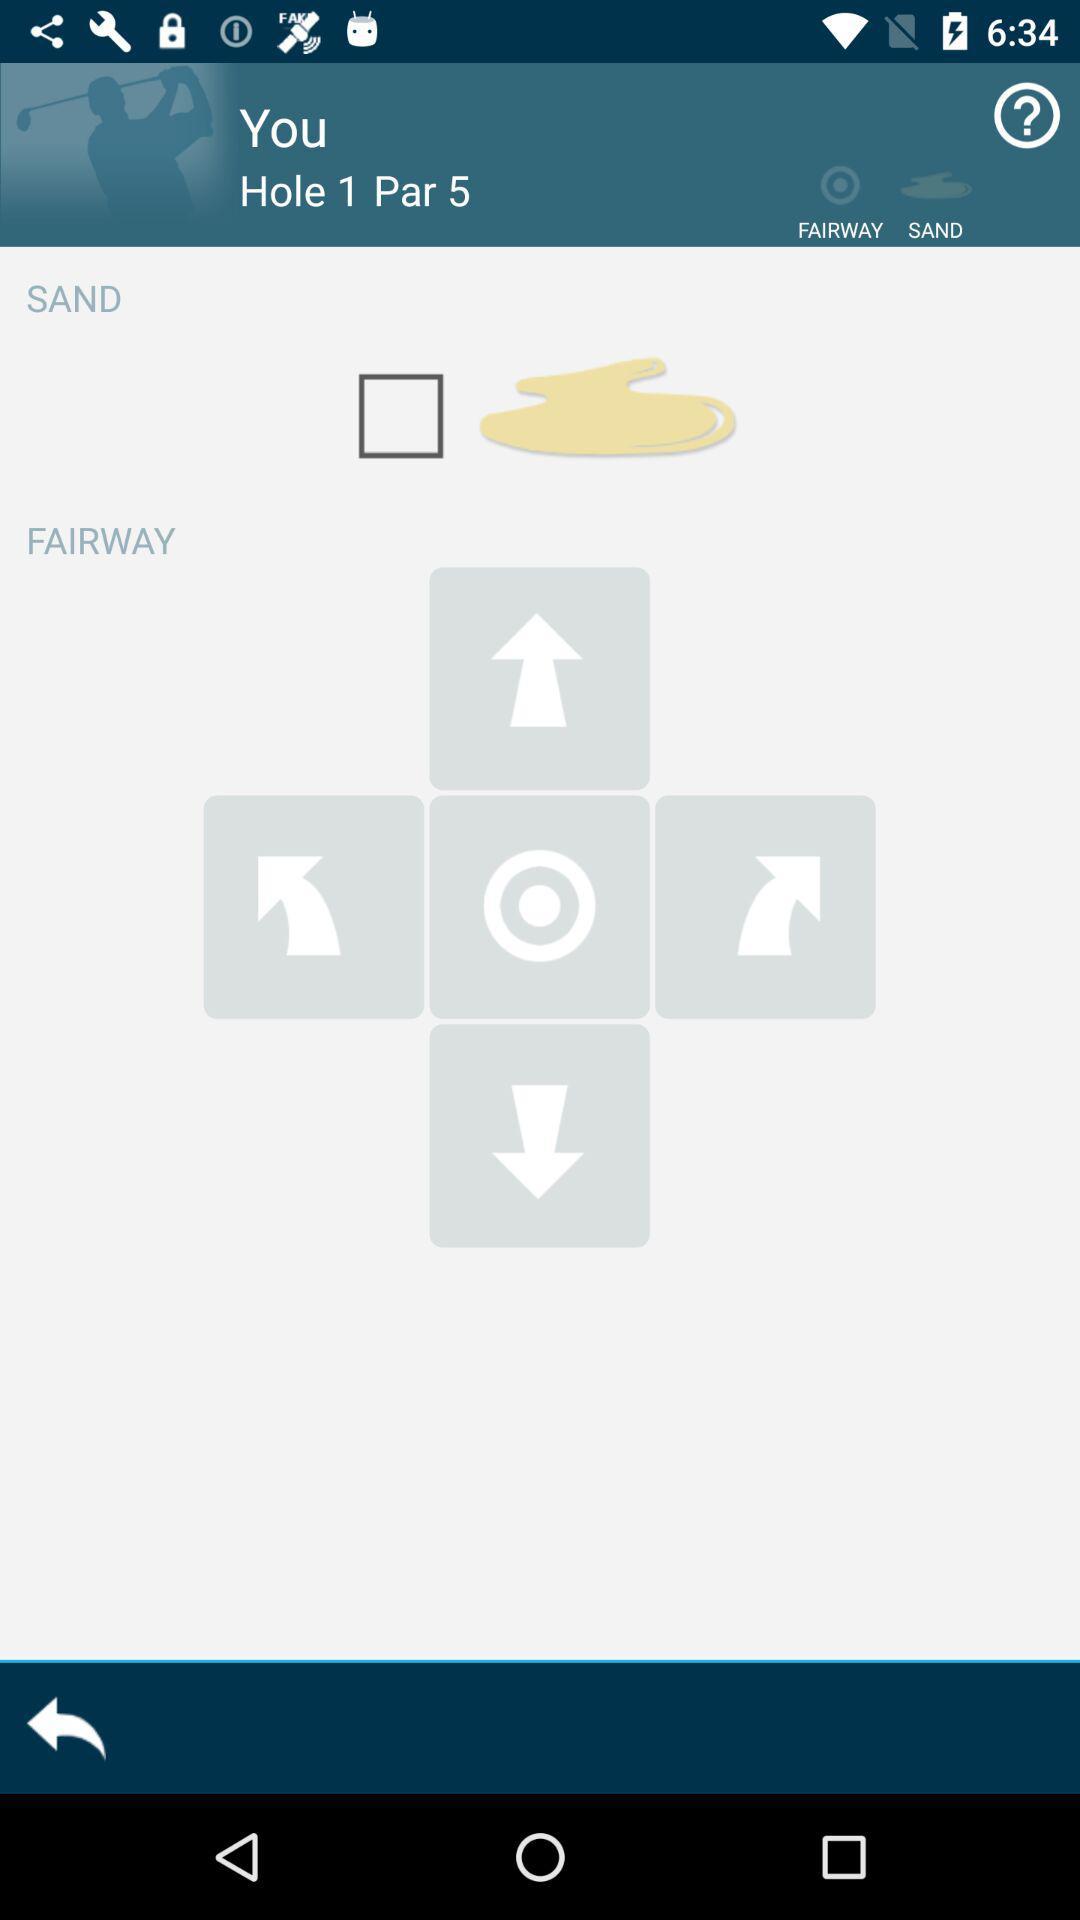 This screenshot has height=1920, width=1080. What do you see at coordinates (538, 1135) in the screenshot?
I see `move on down` at bounding box center [538, 1135].